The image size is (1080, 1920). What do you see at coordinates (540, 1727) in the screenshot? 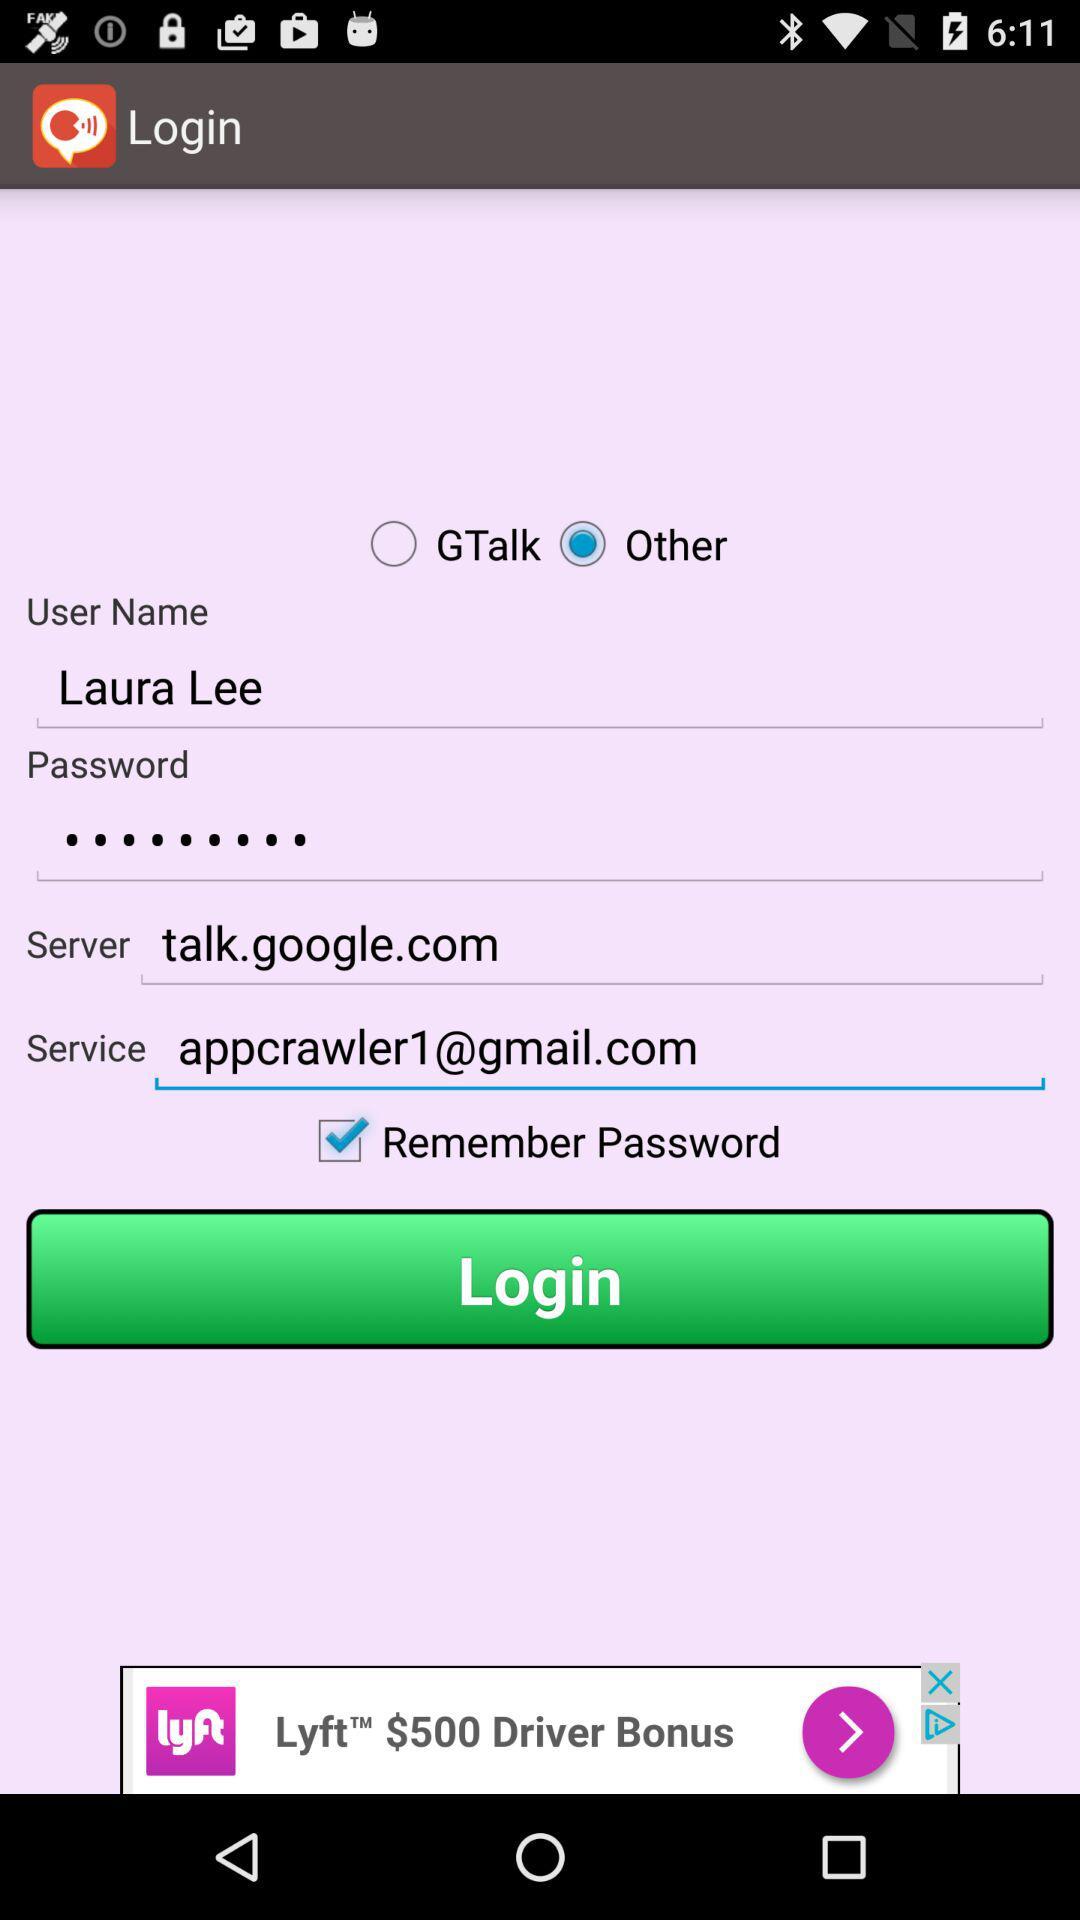
I see `open advertisement` at bounding box center [540, 1727].